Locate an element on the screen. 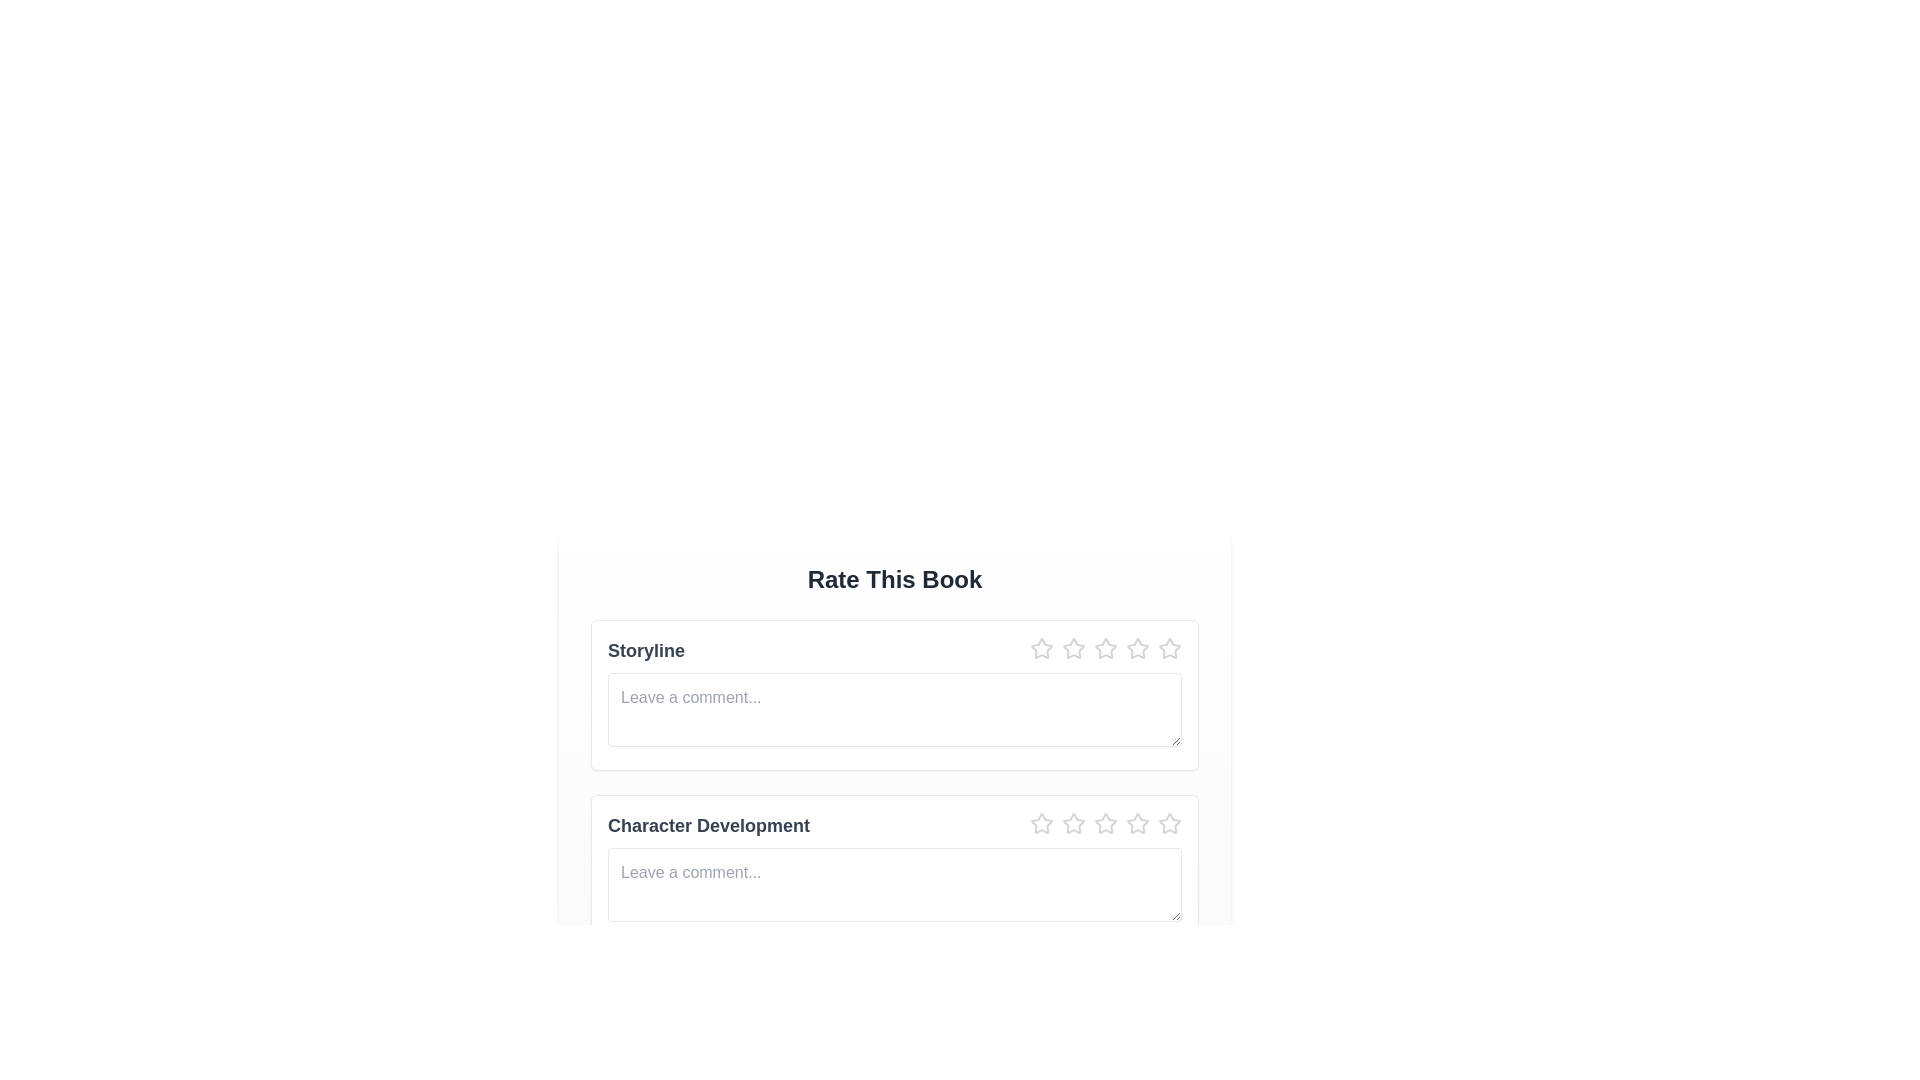  the sixth star in the group of seven light gray rating stars for 'Character Development' is located at coordinates (1137, 824).